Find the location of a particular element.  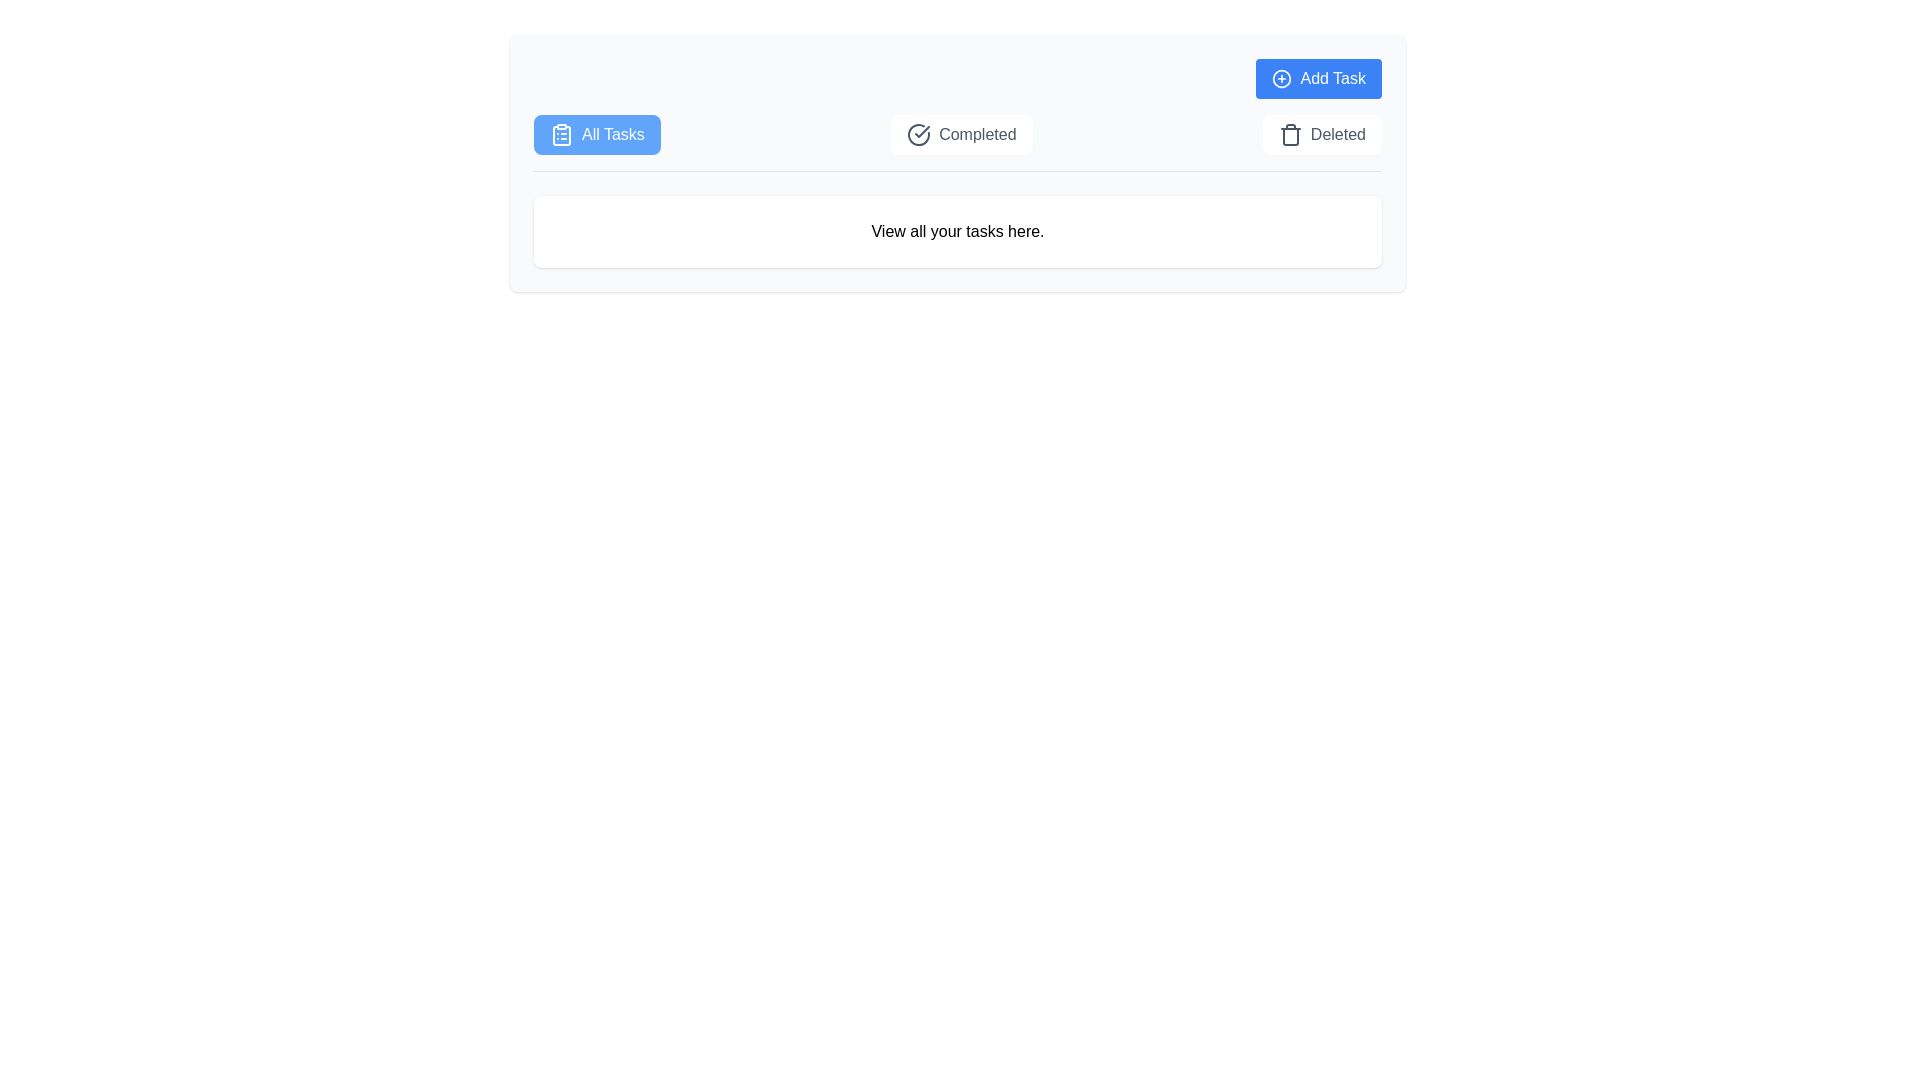

text label indicating 'All Tasks' which is part of a button in the upper interface area is located at coordinates (612, 135).